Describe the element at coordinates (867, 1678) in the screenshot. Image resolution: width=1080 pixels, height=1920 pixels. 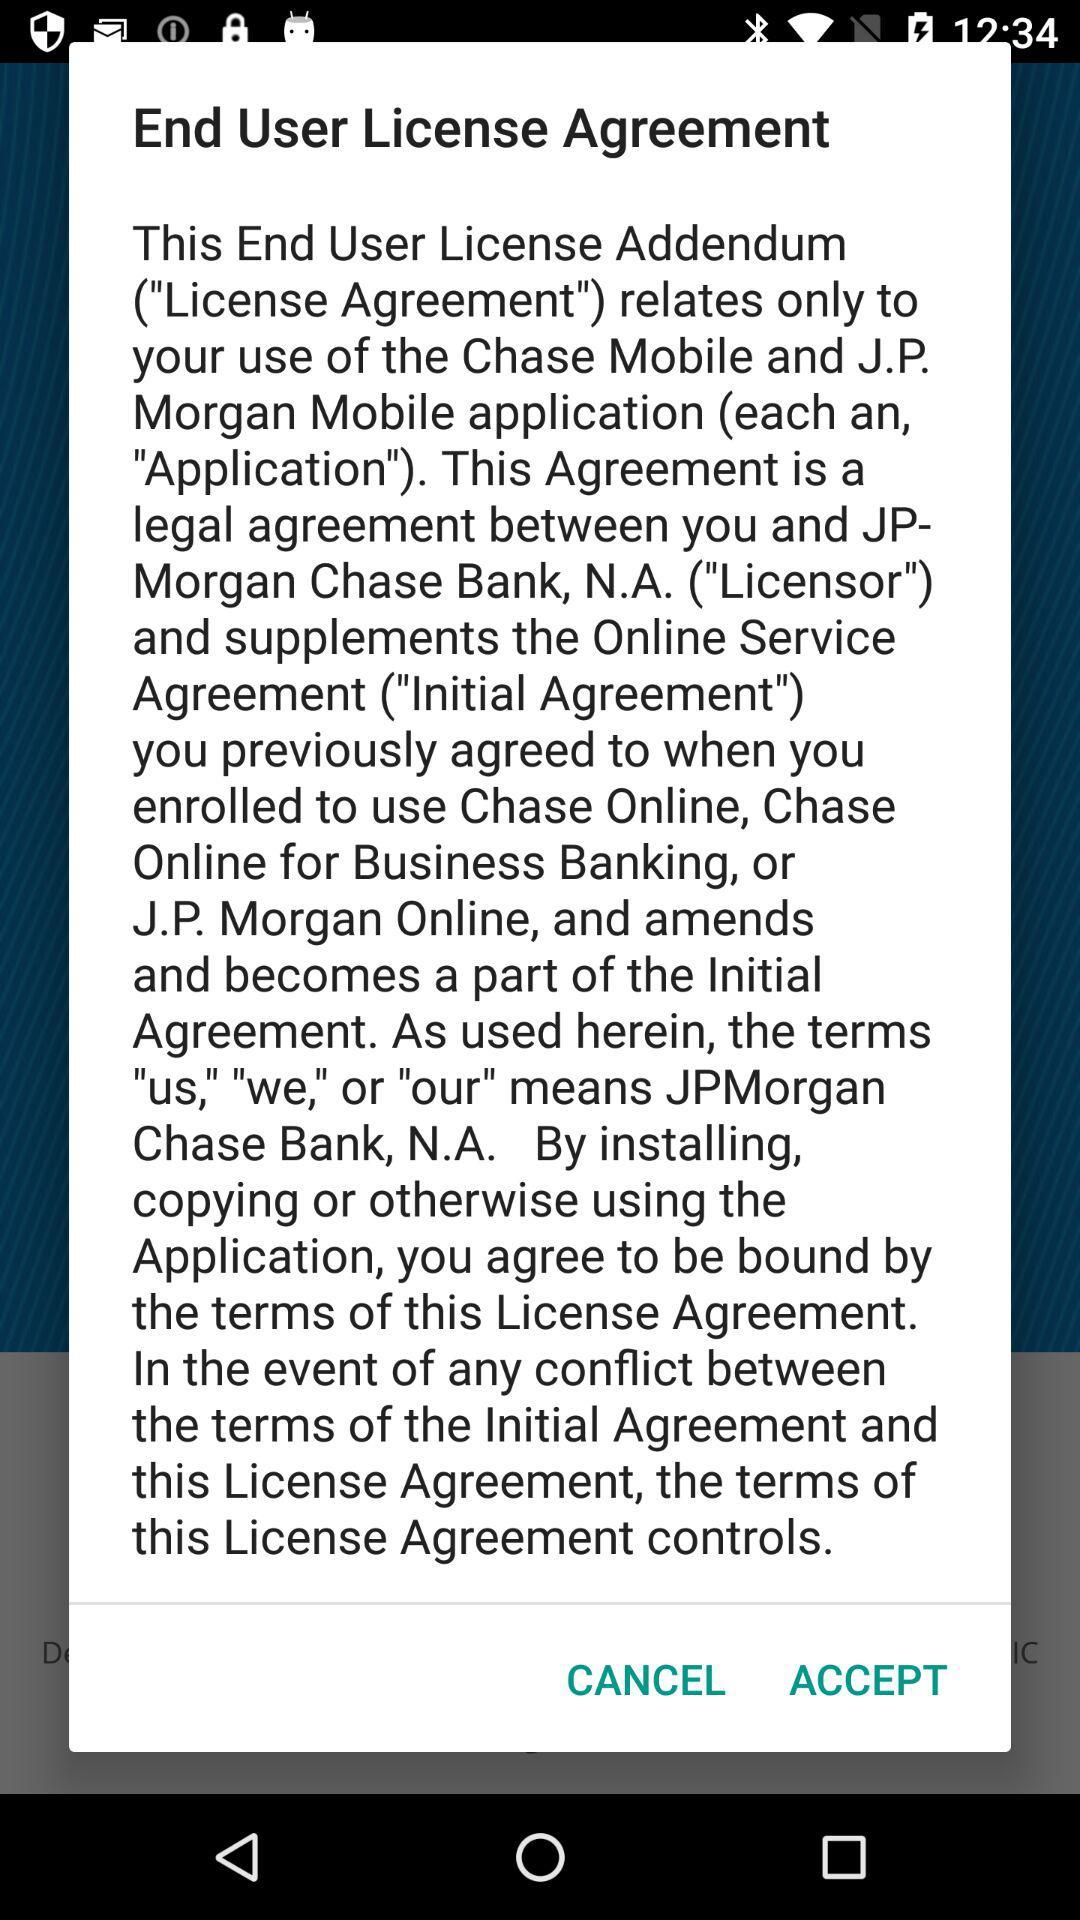
I see `the app below this end user app` at that location.